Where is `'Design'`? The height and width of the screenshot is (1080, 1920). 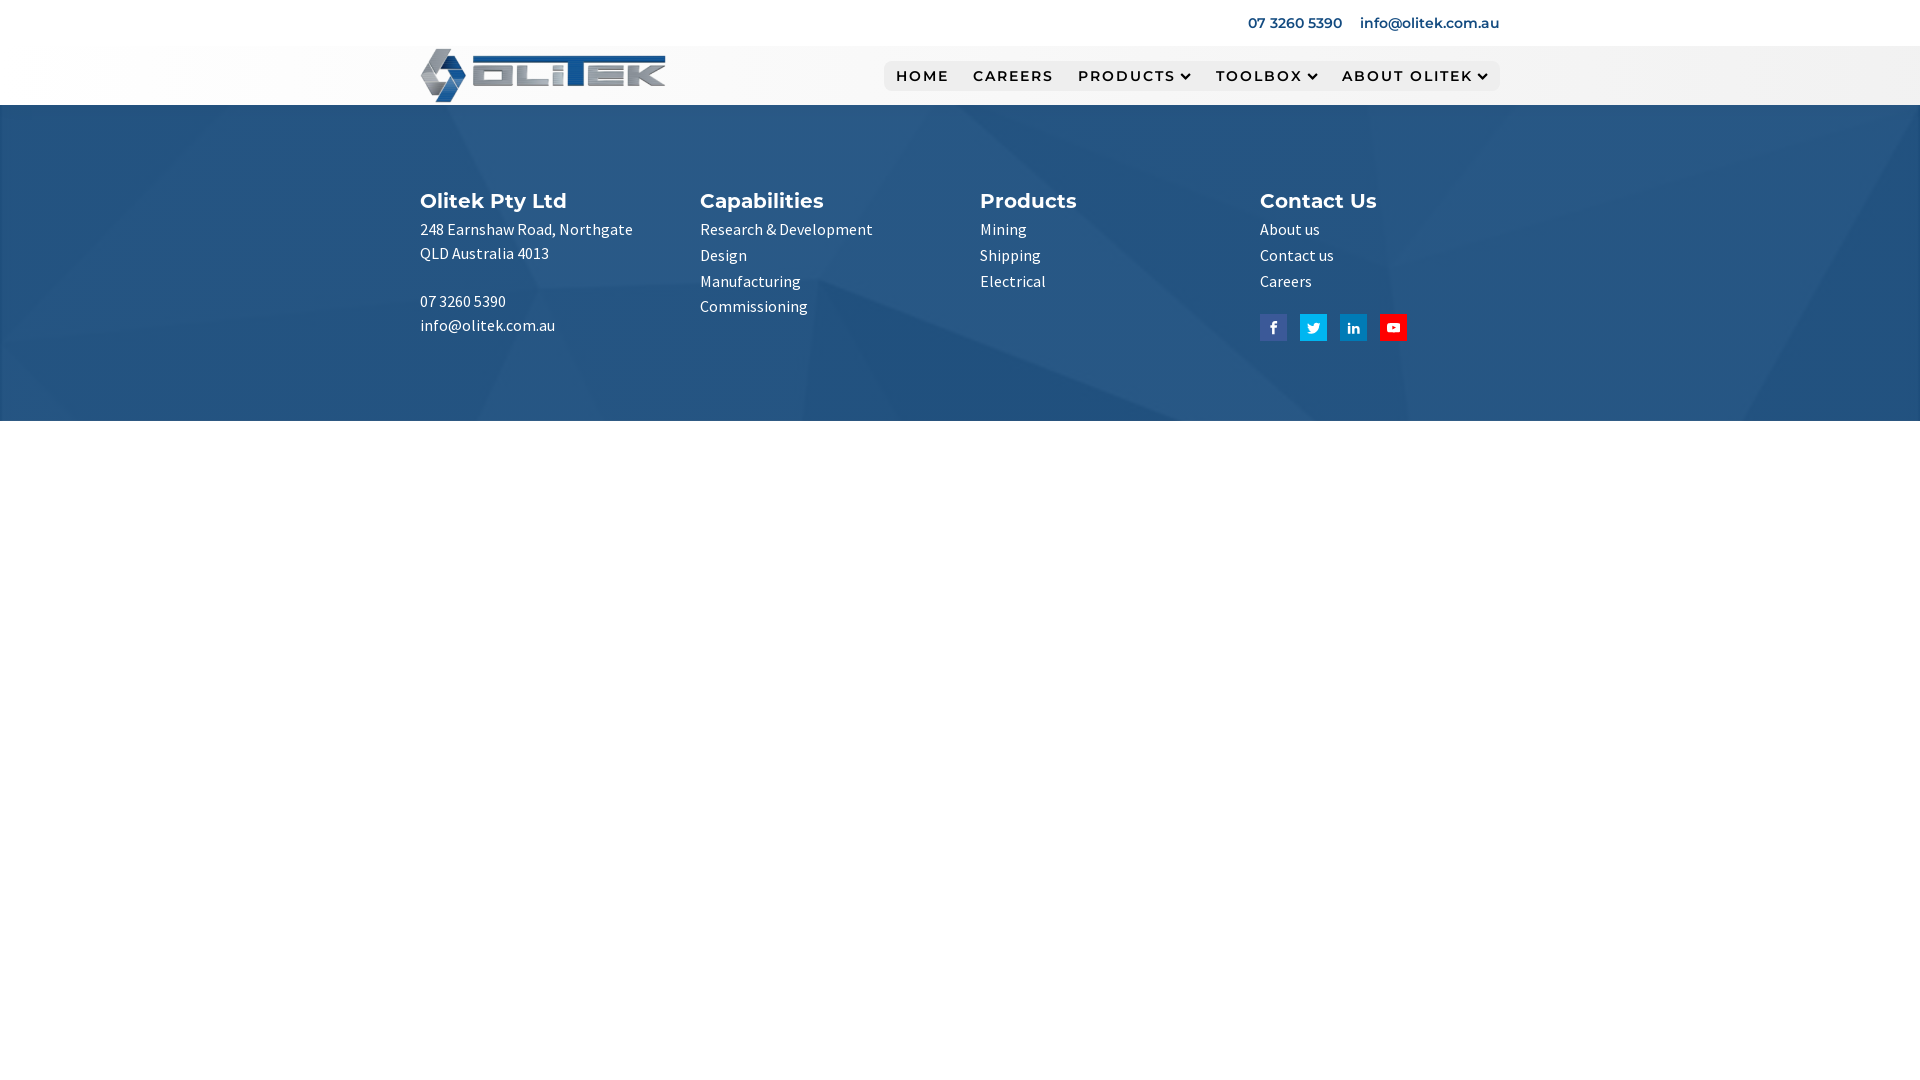
'Design' is located at coordinates (722, 254).